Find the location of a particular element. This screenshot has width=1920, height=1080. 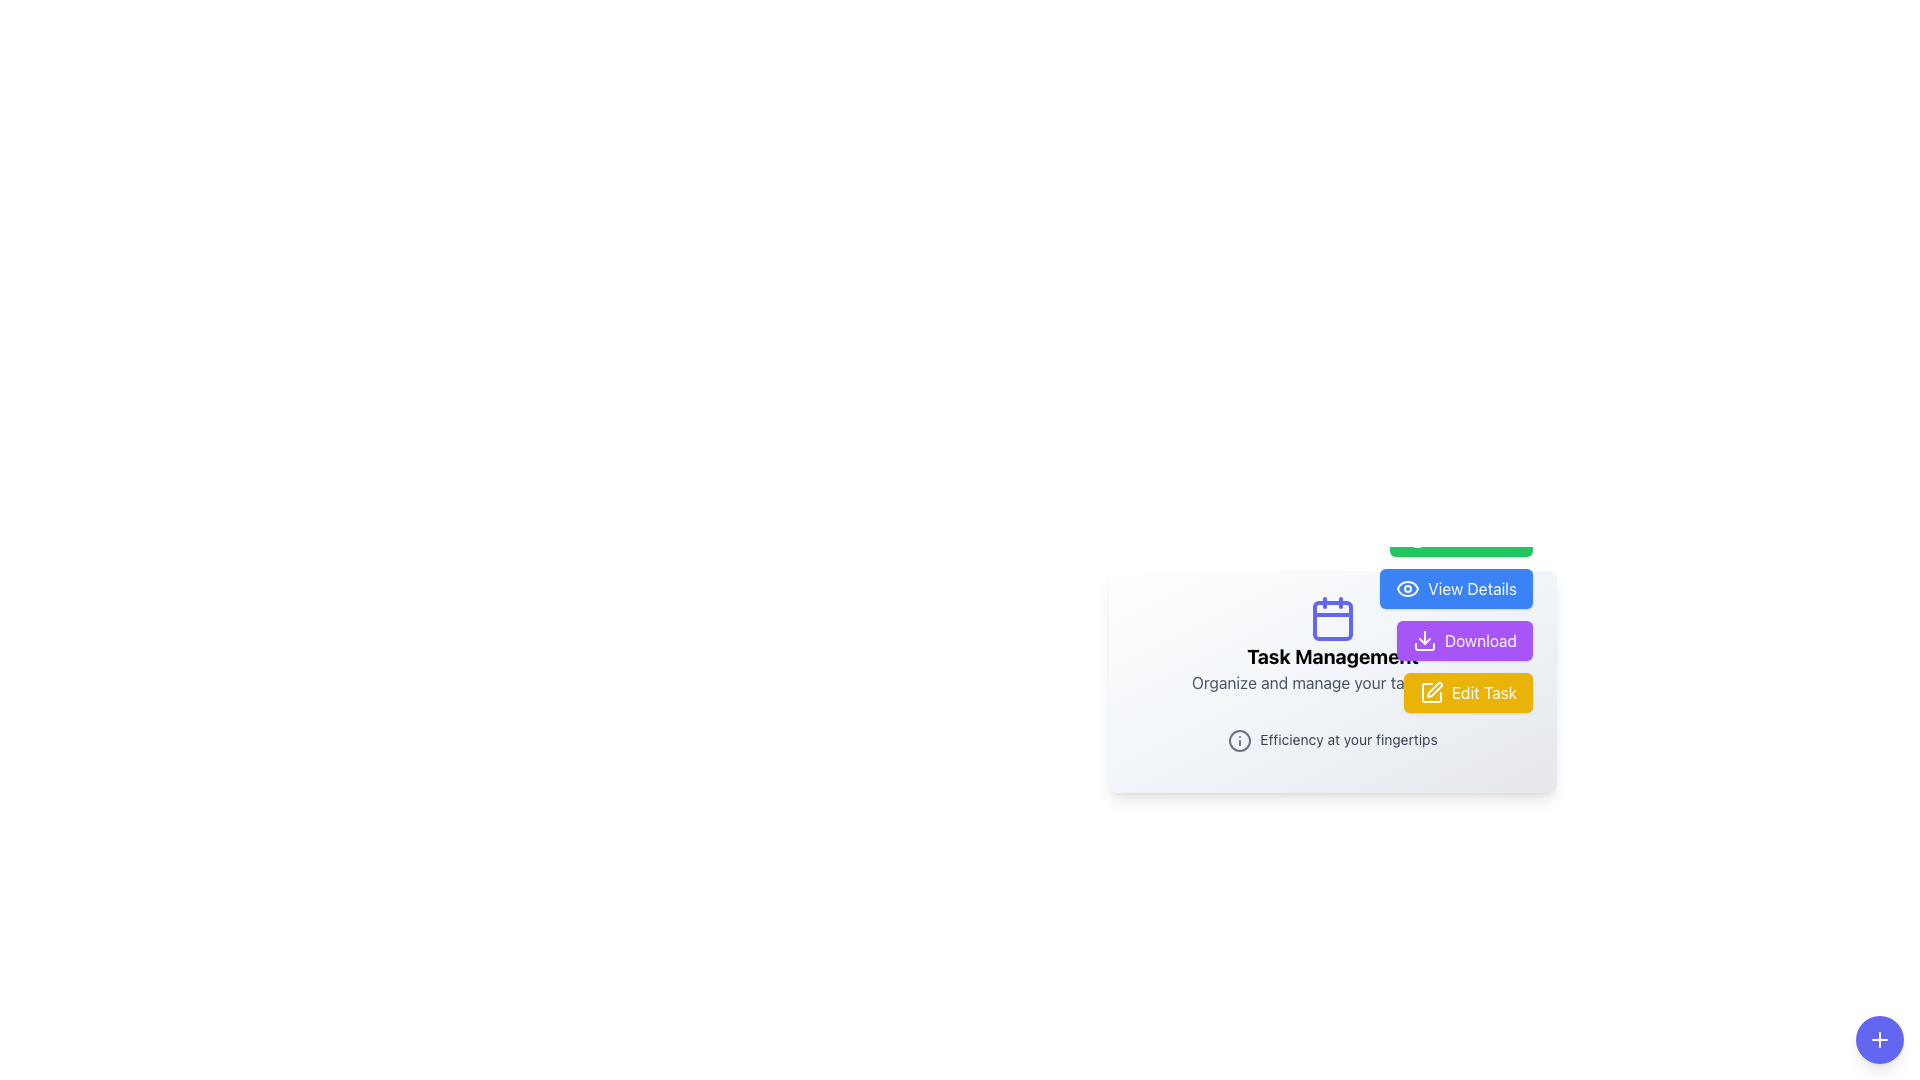

the Text Label stating 'Efficiency at your fingertips', which is styled with a smaller gray text and located at the bottom-left of the card-like section is located at coordinates (1348, 740).